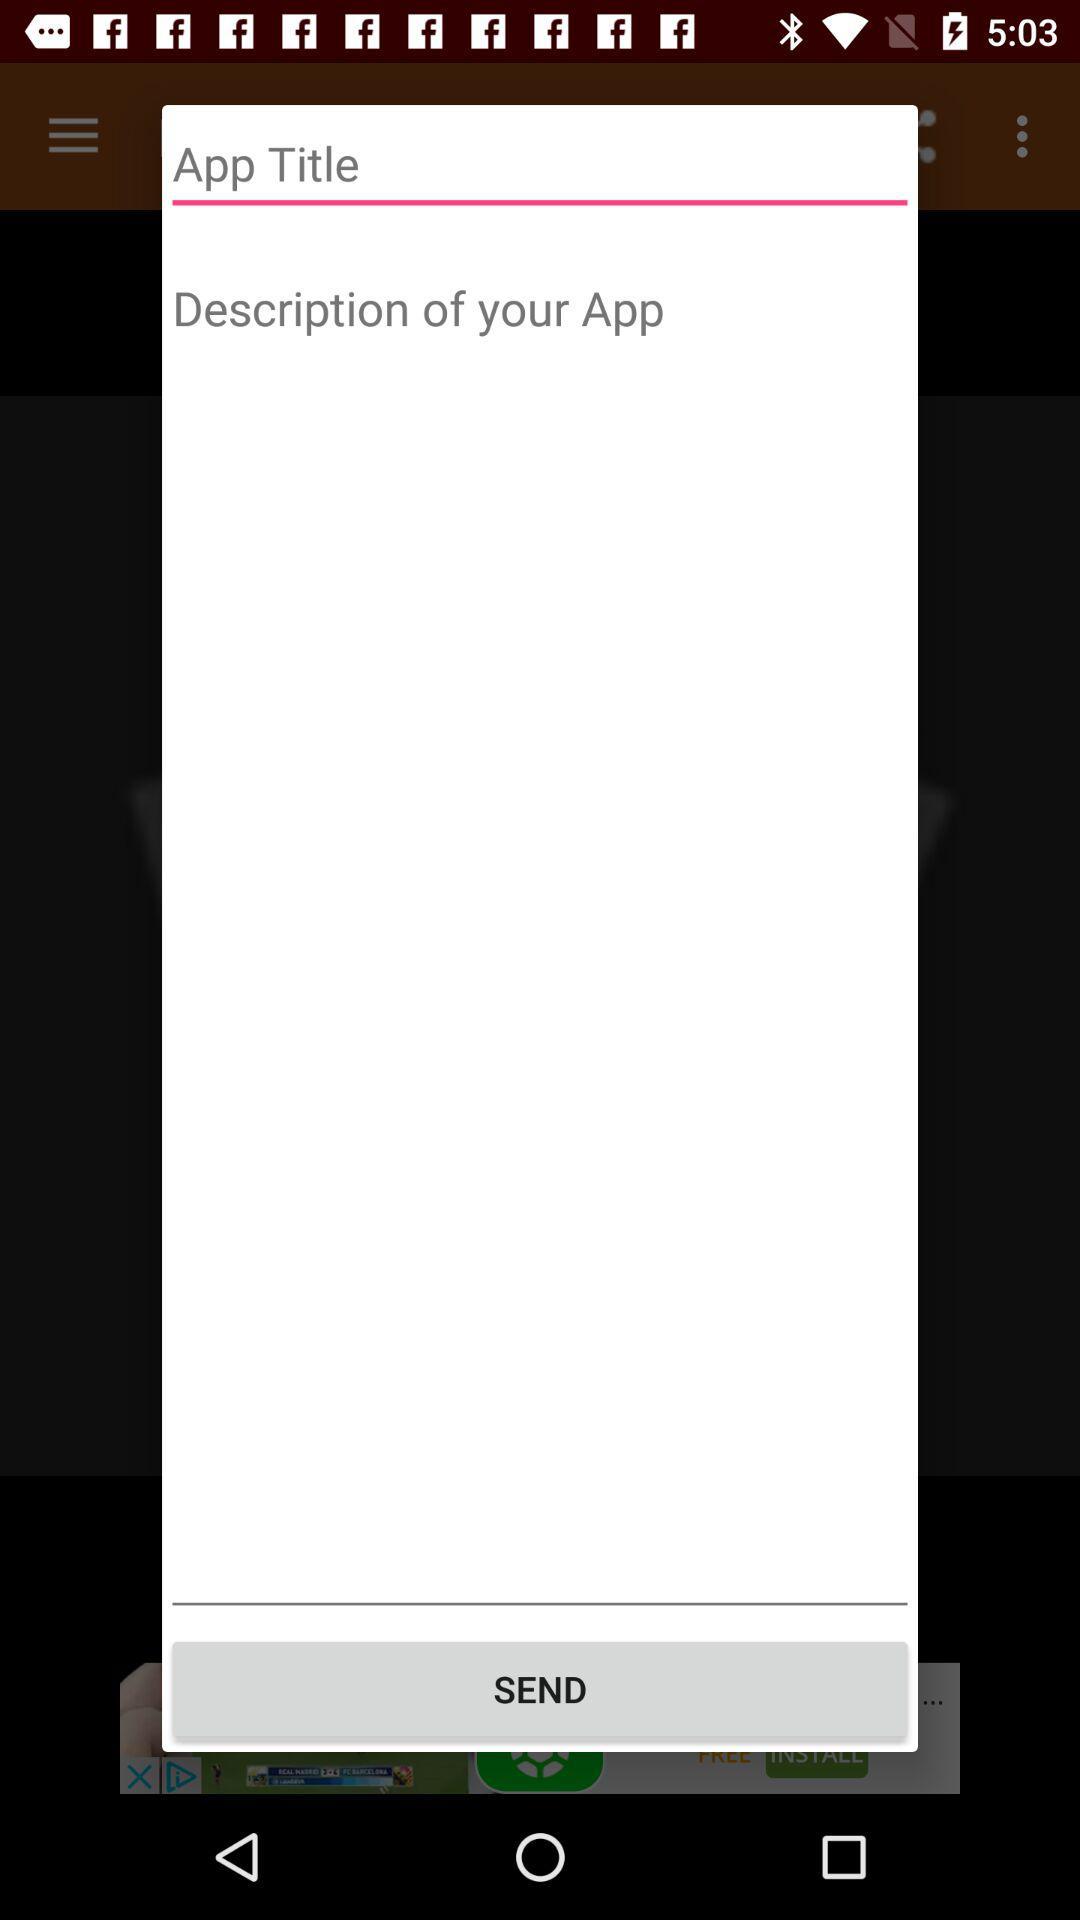 Image resolution: width=1080 pixels, height=1920 pixels. What do you see at coordinates (540, 1688) in the screenshot?
I see `icon at the bottom` at bounding box center [540, 1688].